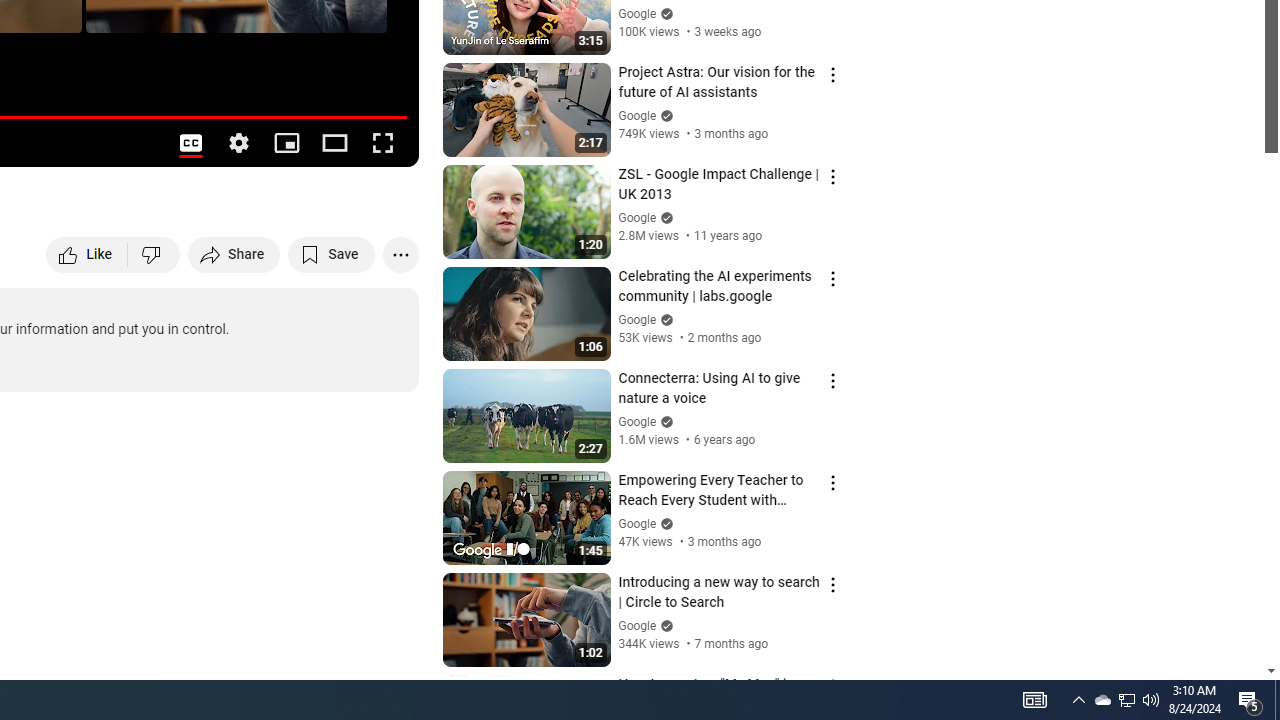 This screenshot has height=720, width=1280. What do you see at coordinates (331, 253) in the screenshot?
I see `'Save to playlist'` at bounding box center [331, 253].